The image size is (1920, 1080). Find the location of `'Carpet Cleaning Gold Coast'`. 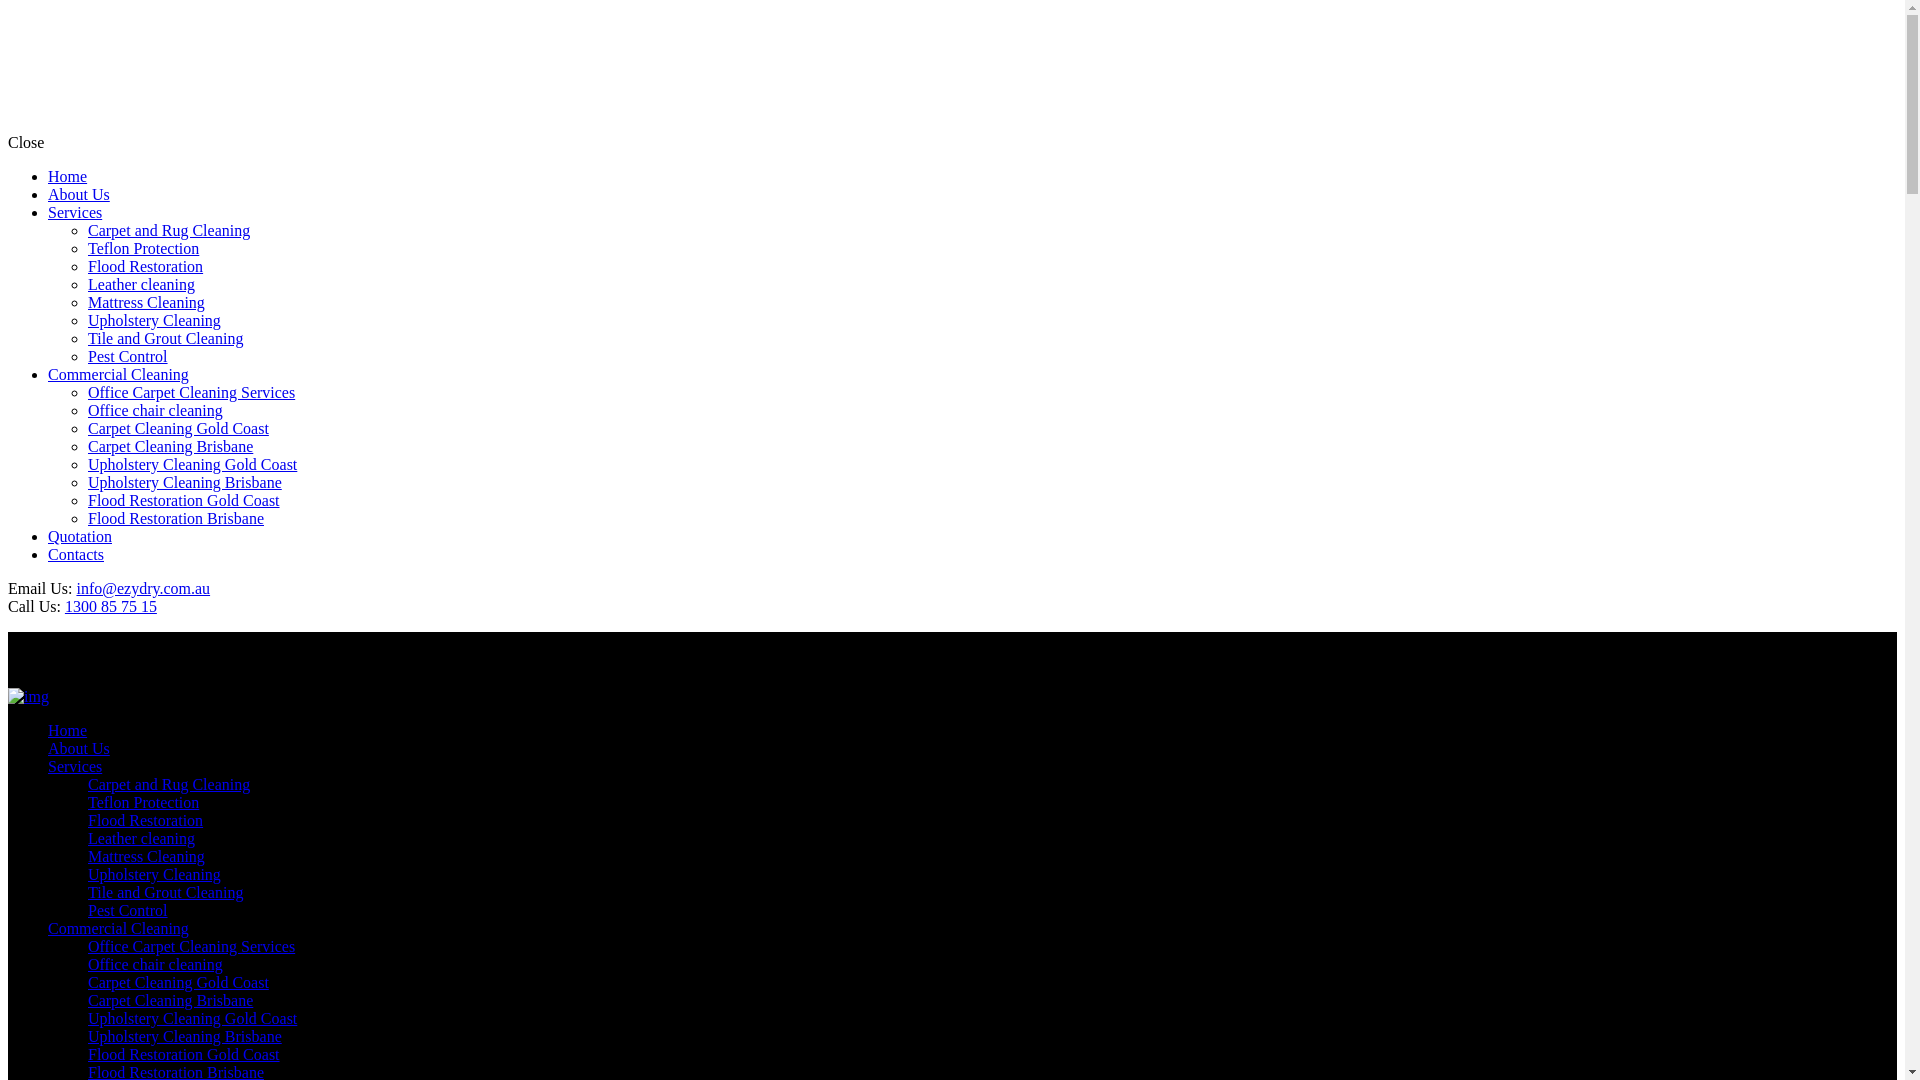

'Carpet Cleaning Gold Coast' is located at coordinates (178, 981).